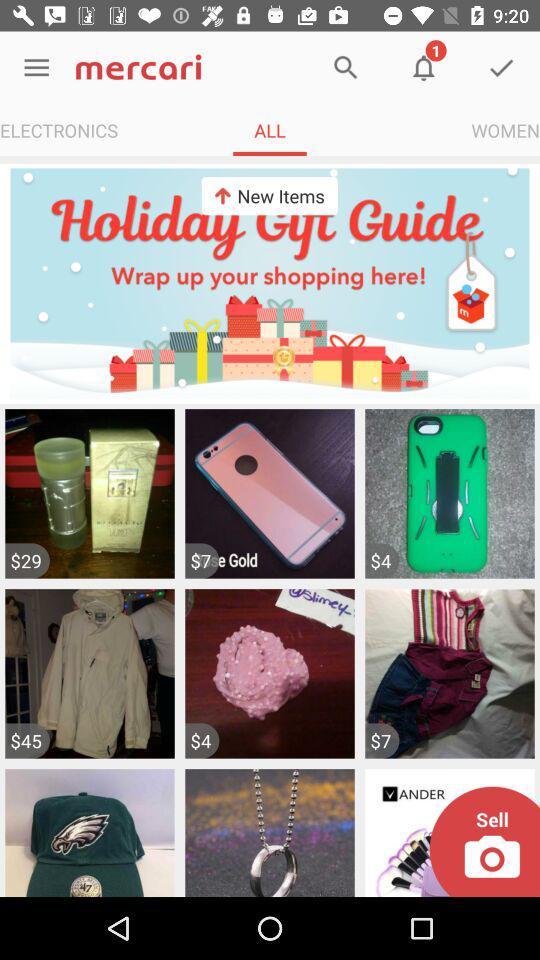 The height and width of the screenshot is (960, 540). What do you see at coordinates (270, 282) in the screenshot?
I see `open holiday gift guide` at bounding box center [270, 282].